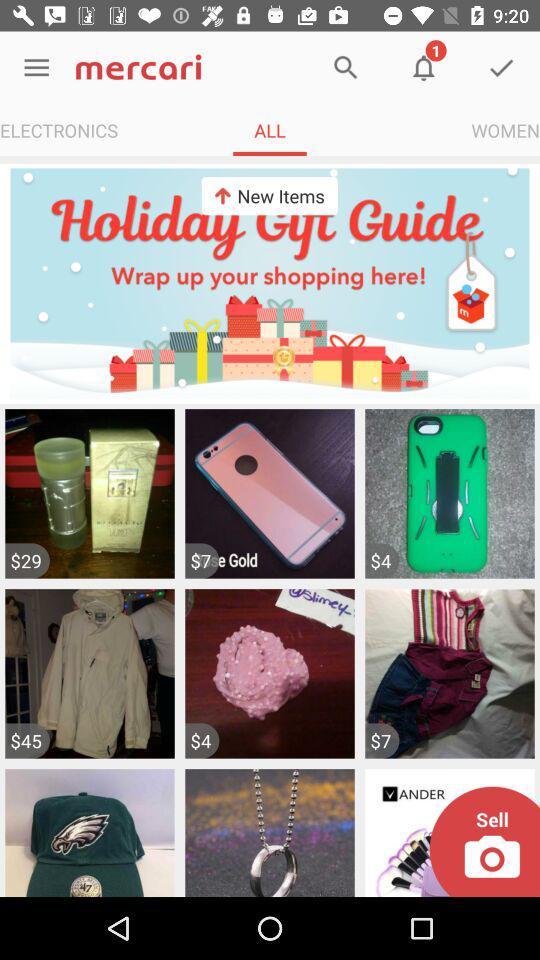 The height and width of the screenshot is (960, 540). What do you see at coordinates (270, 282) in the screenshot?
I see `open holiday gift guide` at bounding box center [270, 282].